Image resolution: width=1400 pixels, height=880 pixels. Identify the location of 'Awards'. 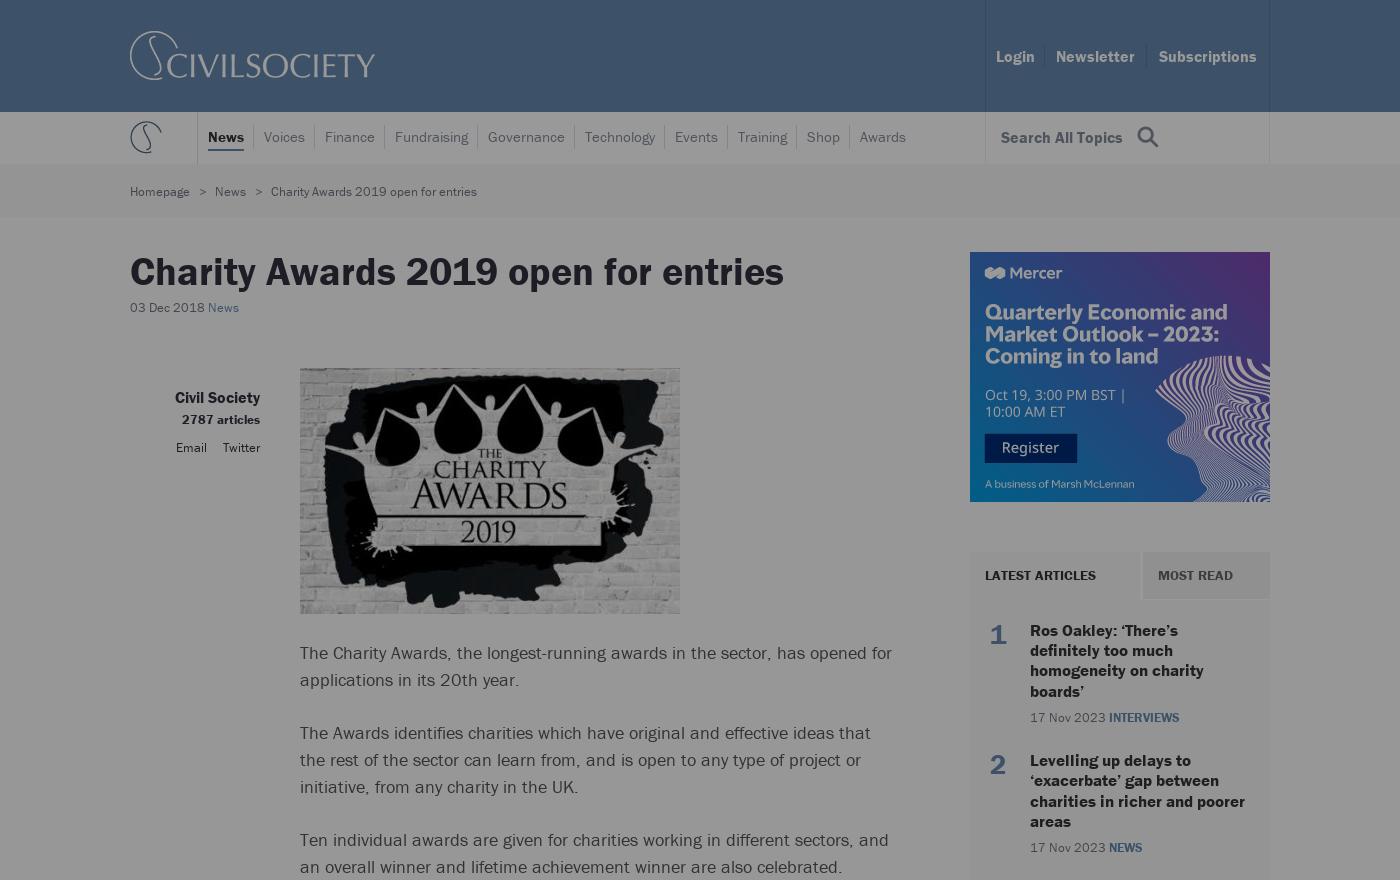
(882, 136).